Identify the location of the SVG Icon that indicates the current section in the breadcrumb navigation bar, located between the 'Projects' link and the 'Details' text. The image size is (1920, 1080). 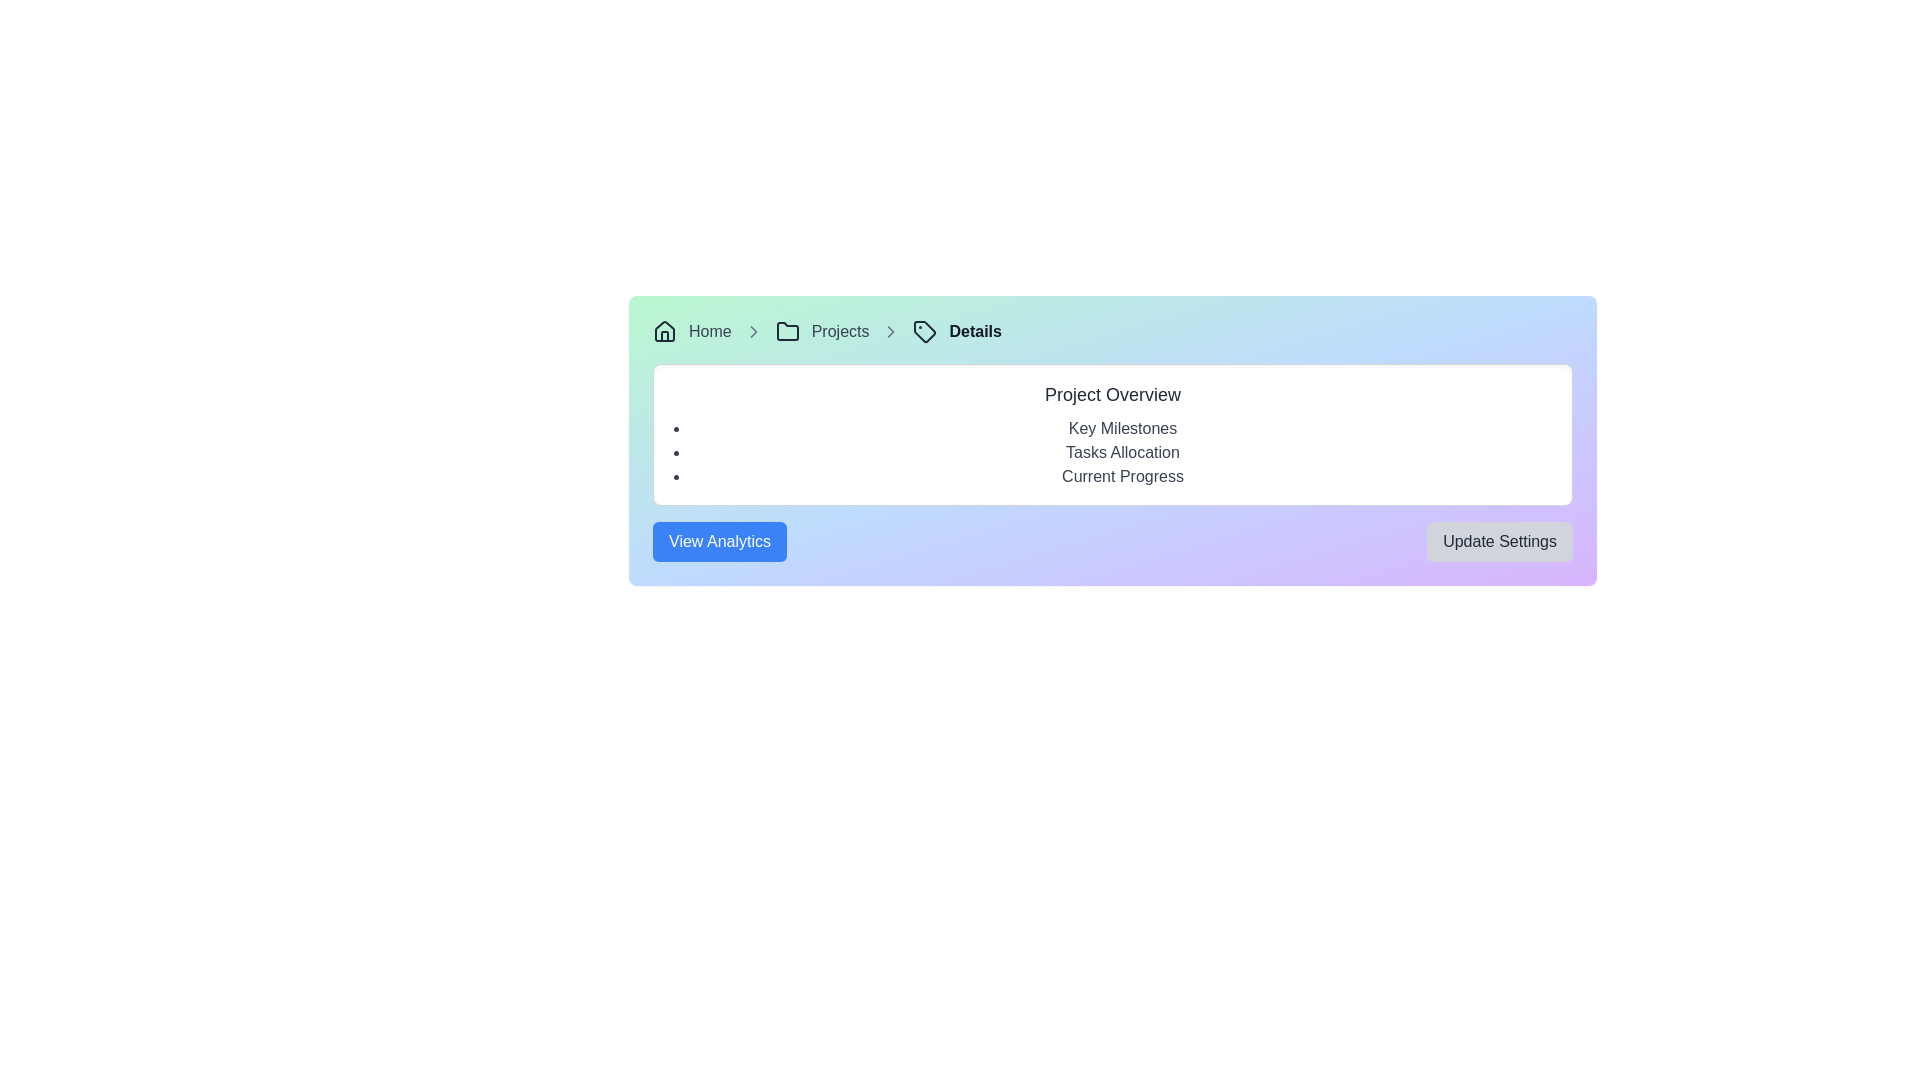
(924, 330).